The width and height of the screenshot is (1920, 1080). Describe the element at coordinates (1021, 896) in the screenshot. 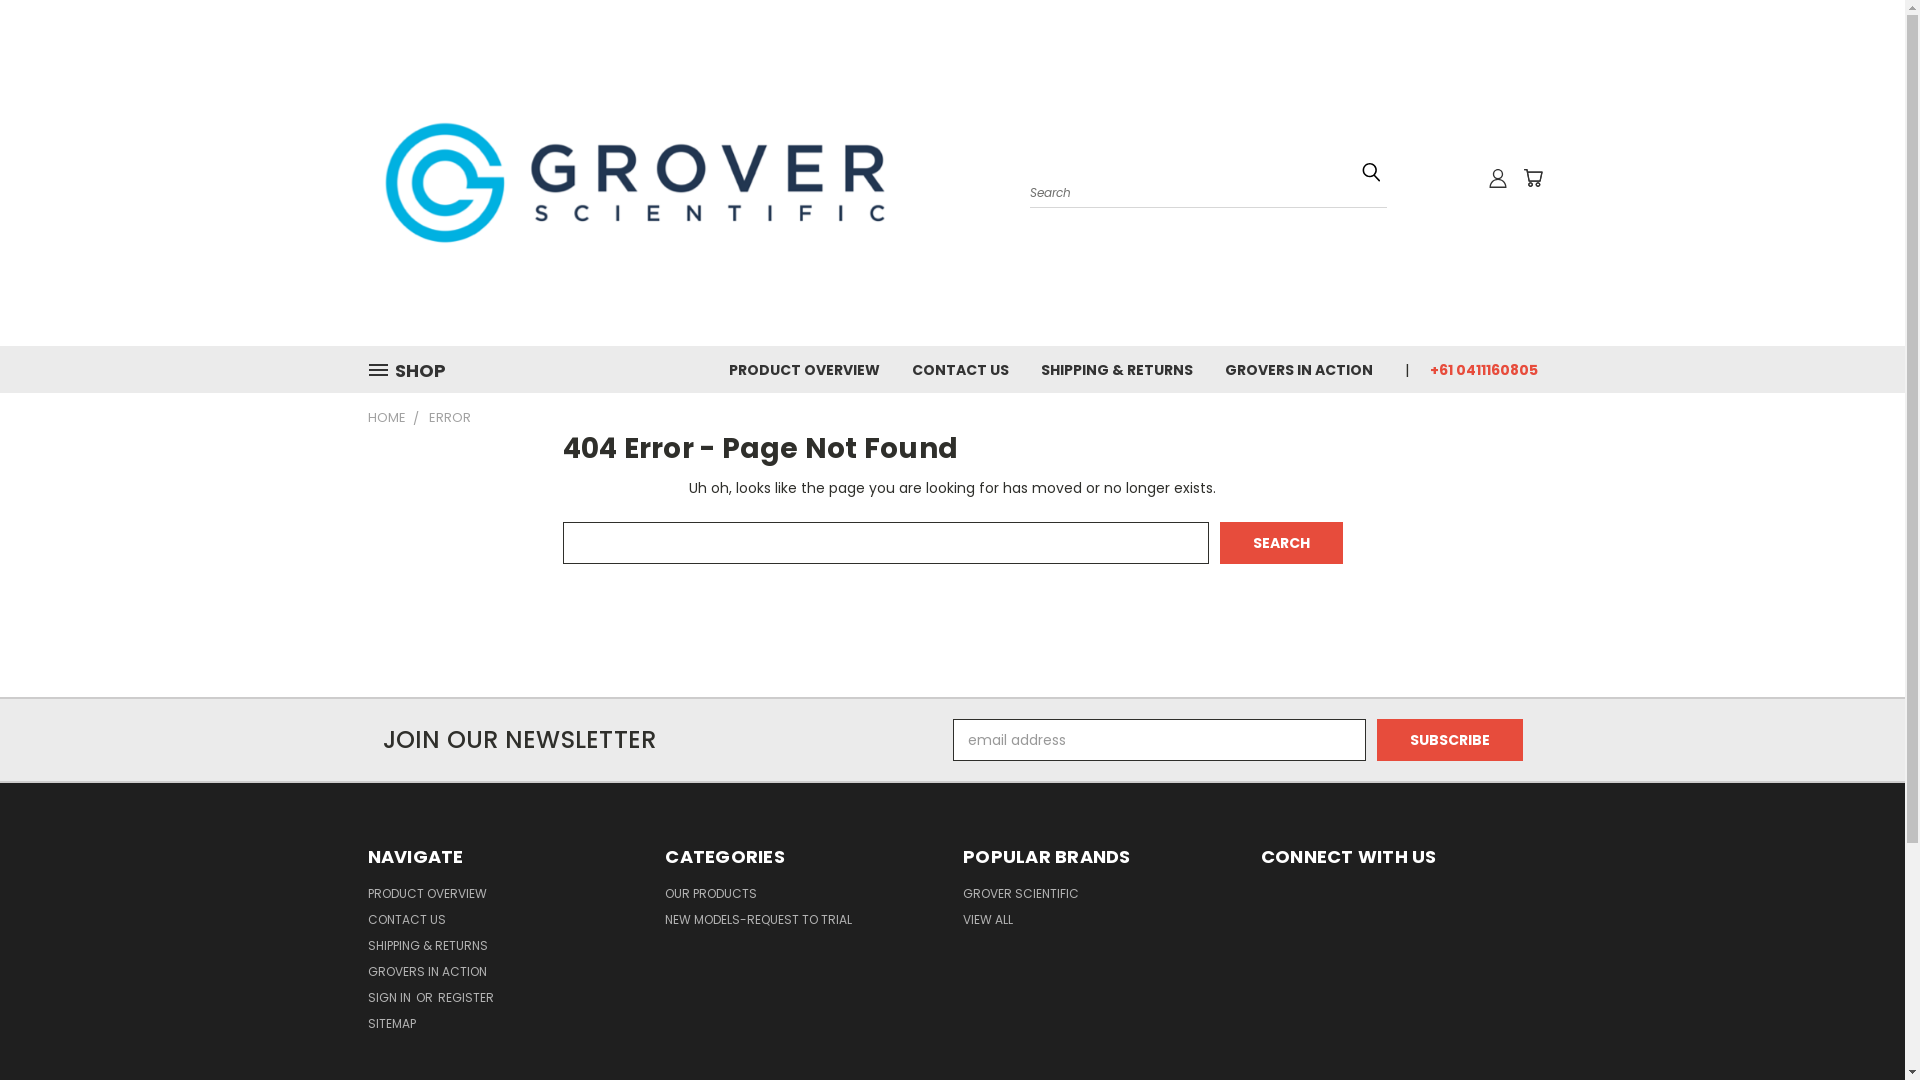

I see `'GROVER SCIENTIFIC'` at that location.